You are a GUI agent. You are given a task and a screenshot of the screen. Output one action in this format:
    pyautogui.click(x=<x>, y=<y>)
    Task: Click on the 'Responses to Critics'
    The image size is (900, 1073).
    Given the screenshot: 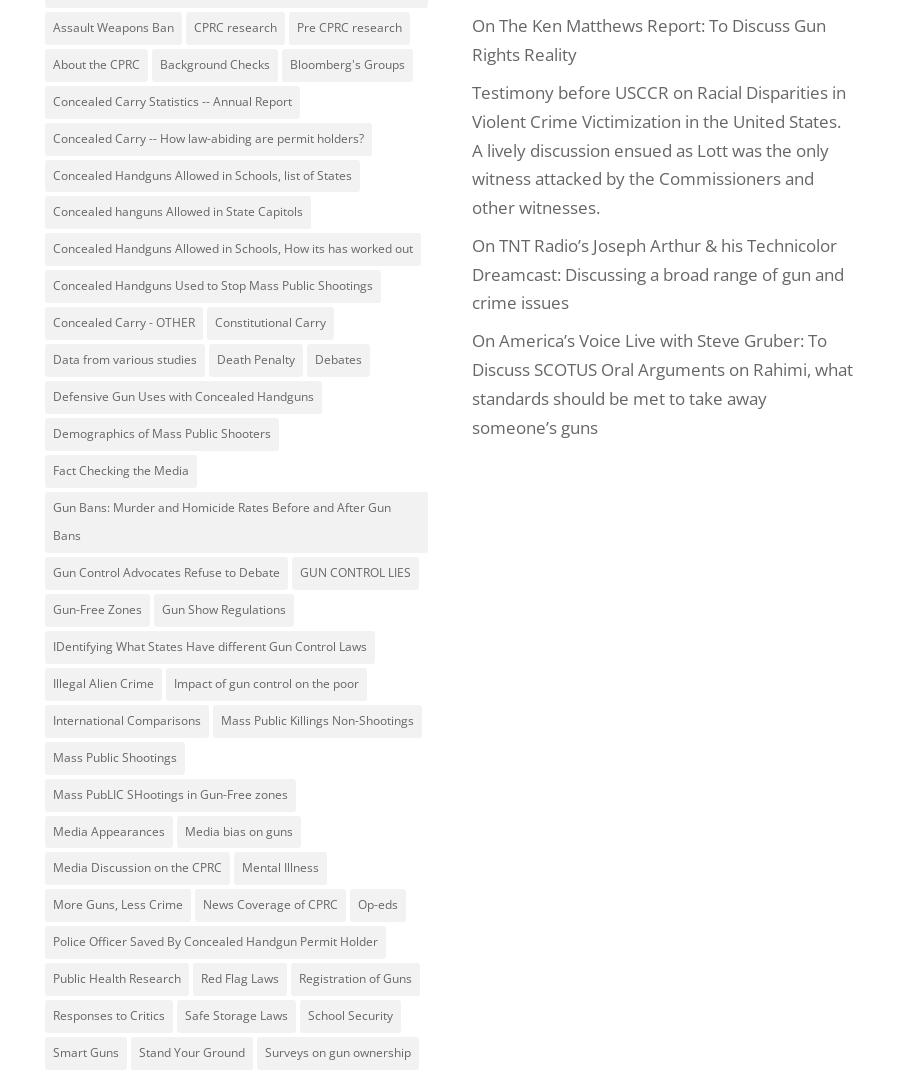 What is the action you would take?
    pyautogui.click(x=107, y=1014)
    